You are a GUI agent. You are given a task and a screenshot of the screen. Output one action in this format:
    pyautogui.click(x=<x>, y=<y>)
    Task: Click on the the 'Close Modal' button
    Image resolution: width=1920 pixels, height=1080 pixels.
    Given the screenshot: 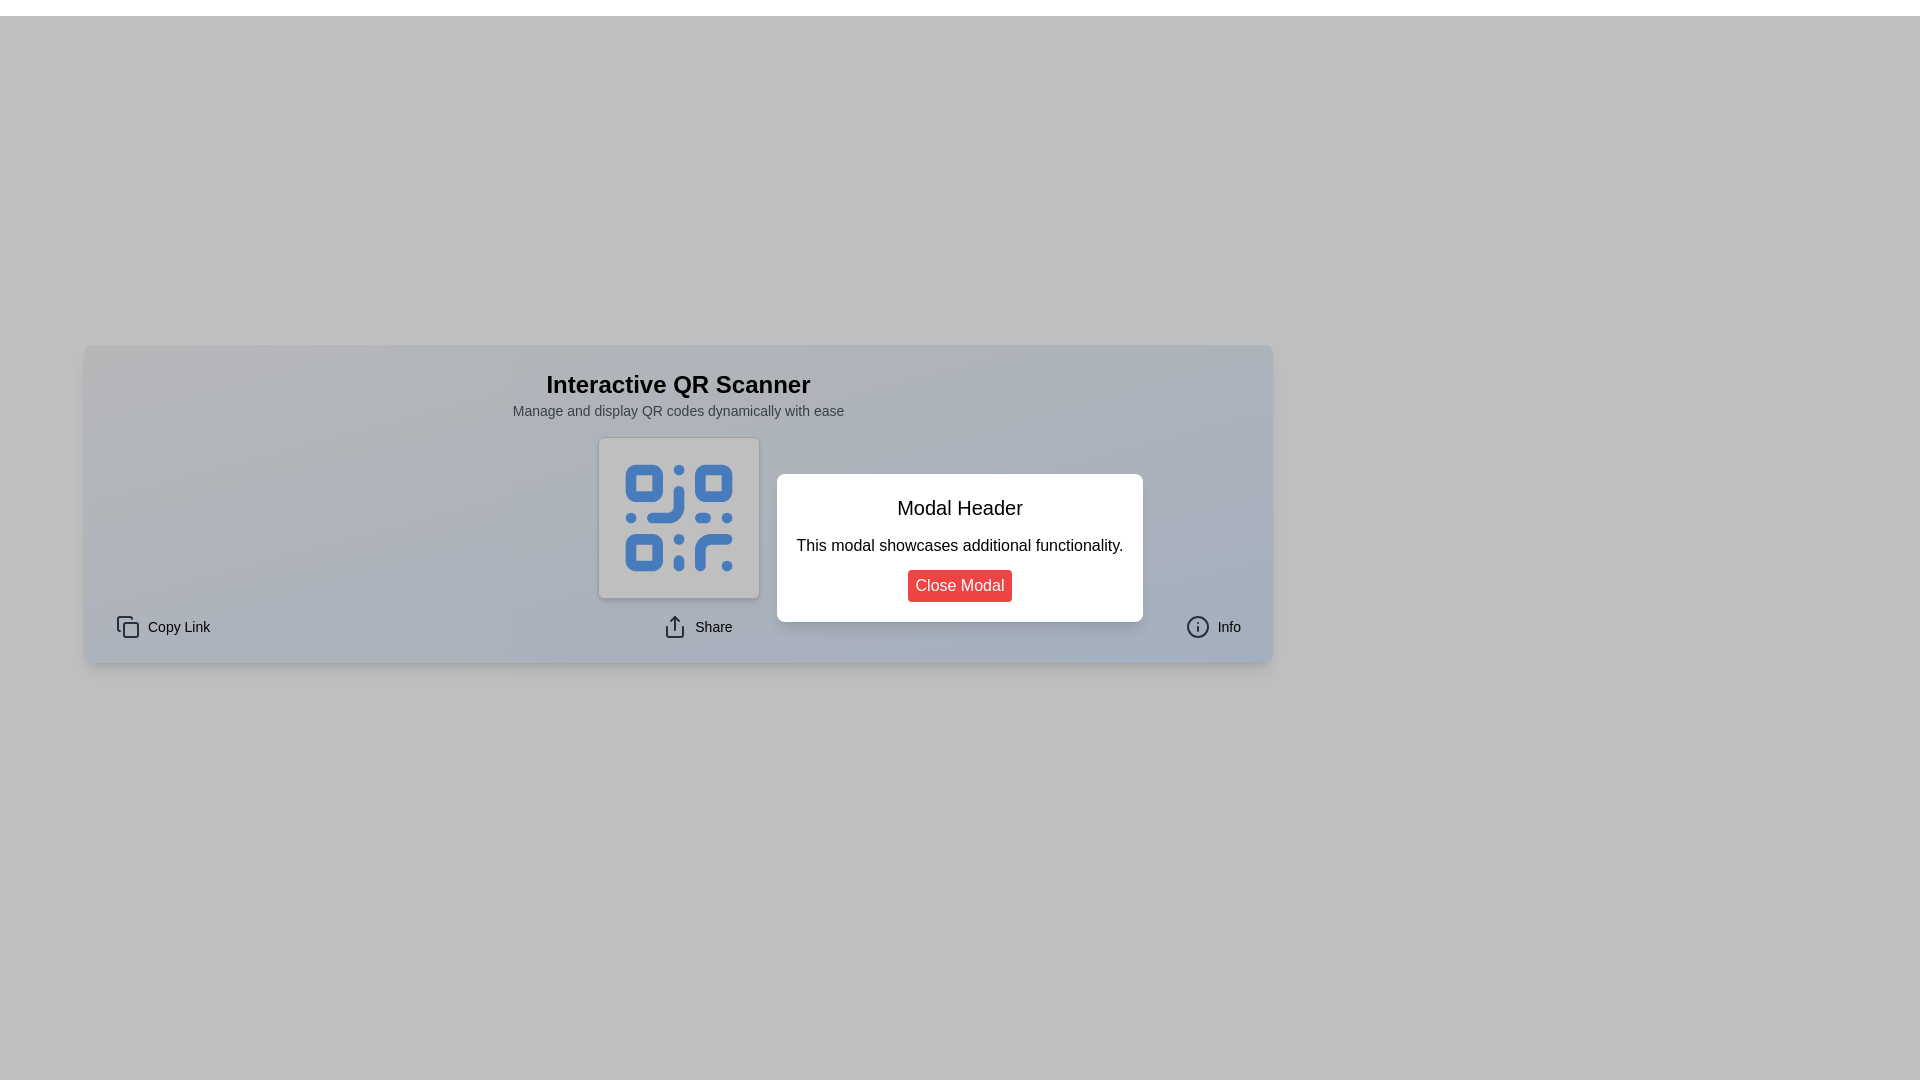 What is the action you would take?
    pyautogui.click(x=960, y=585)
    